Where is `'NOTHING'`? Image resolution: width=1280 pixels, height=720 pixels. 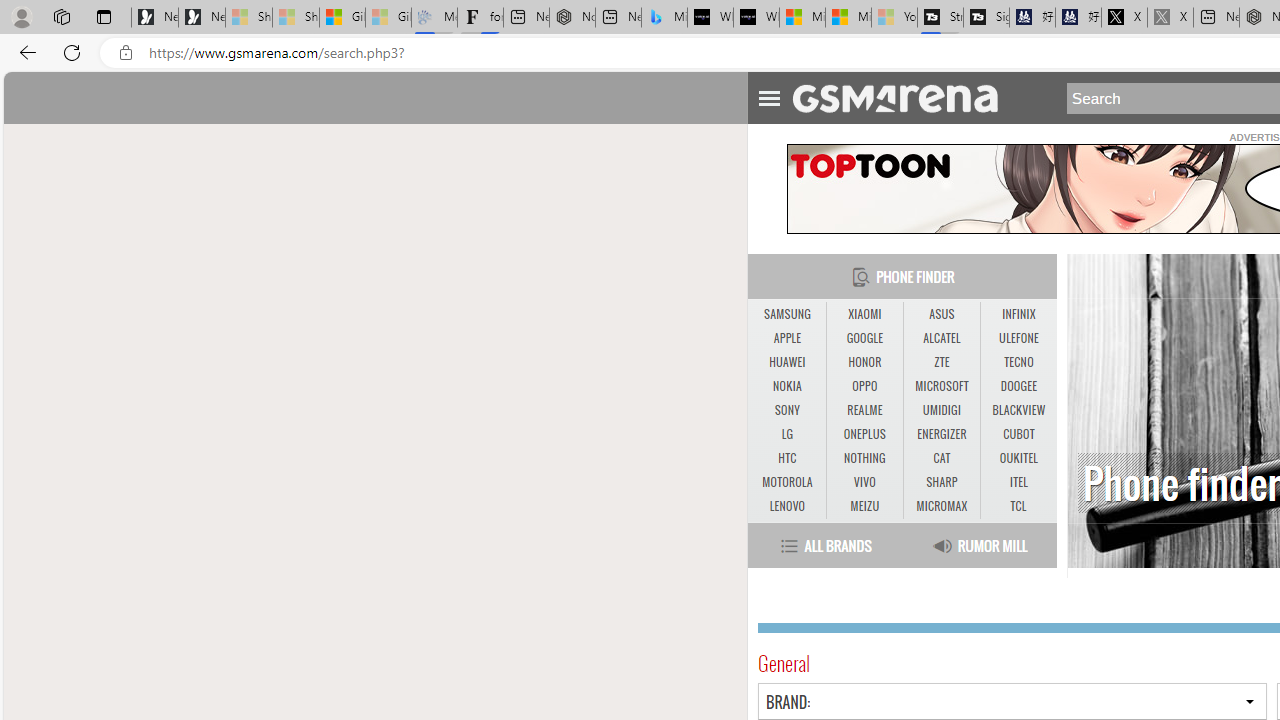 'NOTHING' is located at coordinates (864, 458).